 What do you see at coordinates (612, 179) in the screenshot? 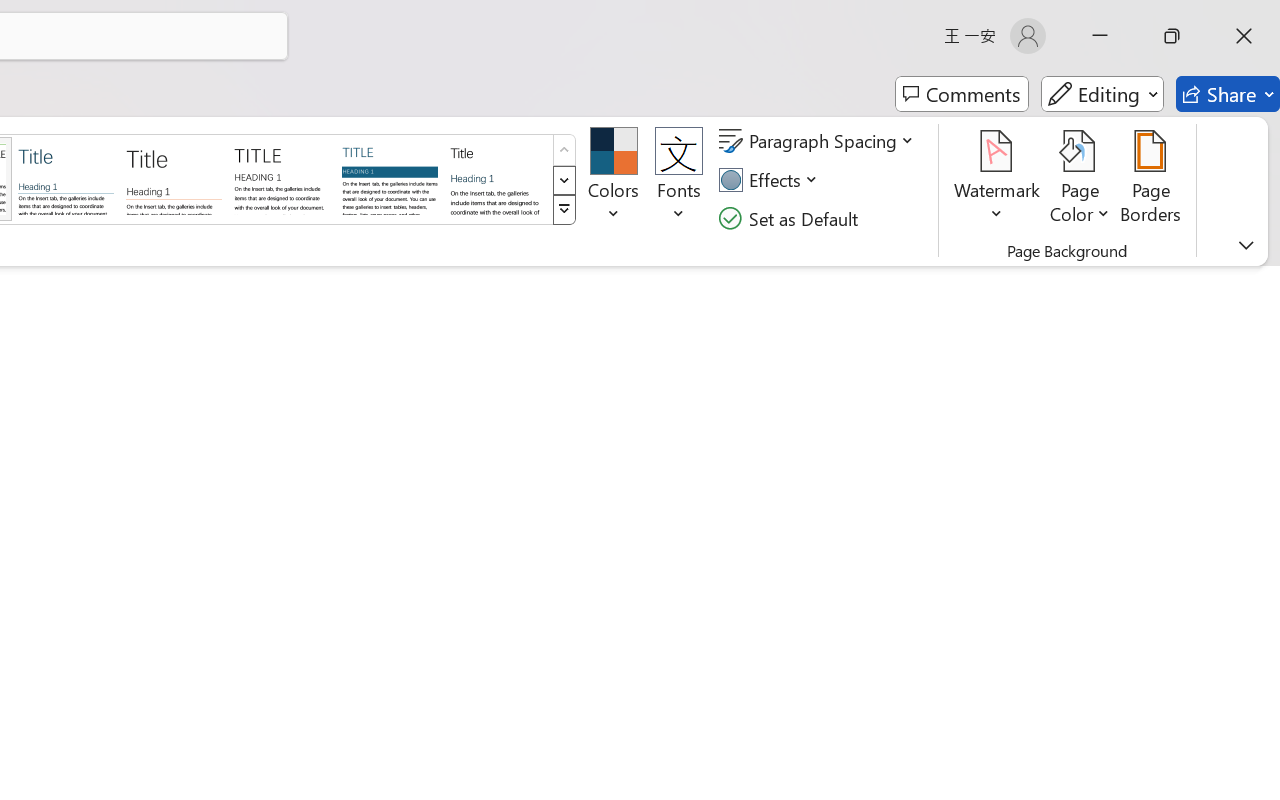
I see `'Colors'` at bounding box center [612, 179].